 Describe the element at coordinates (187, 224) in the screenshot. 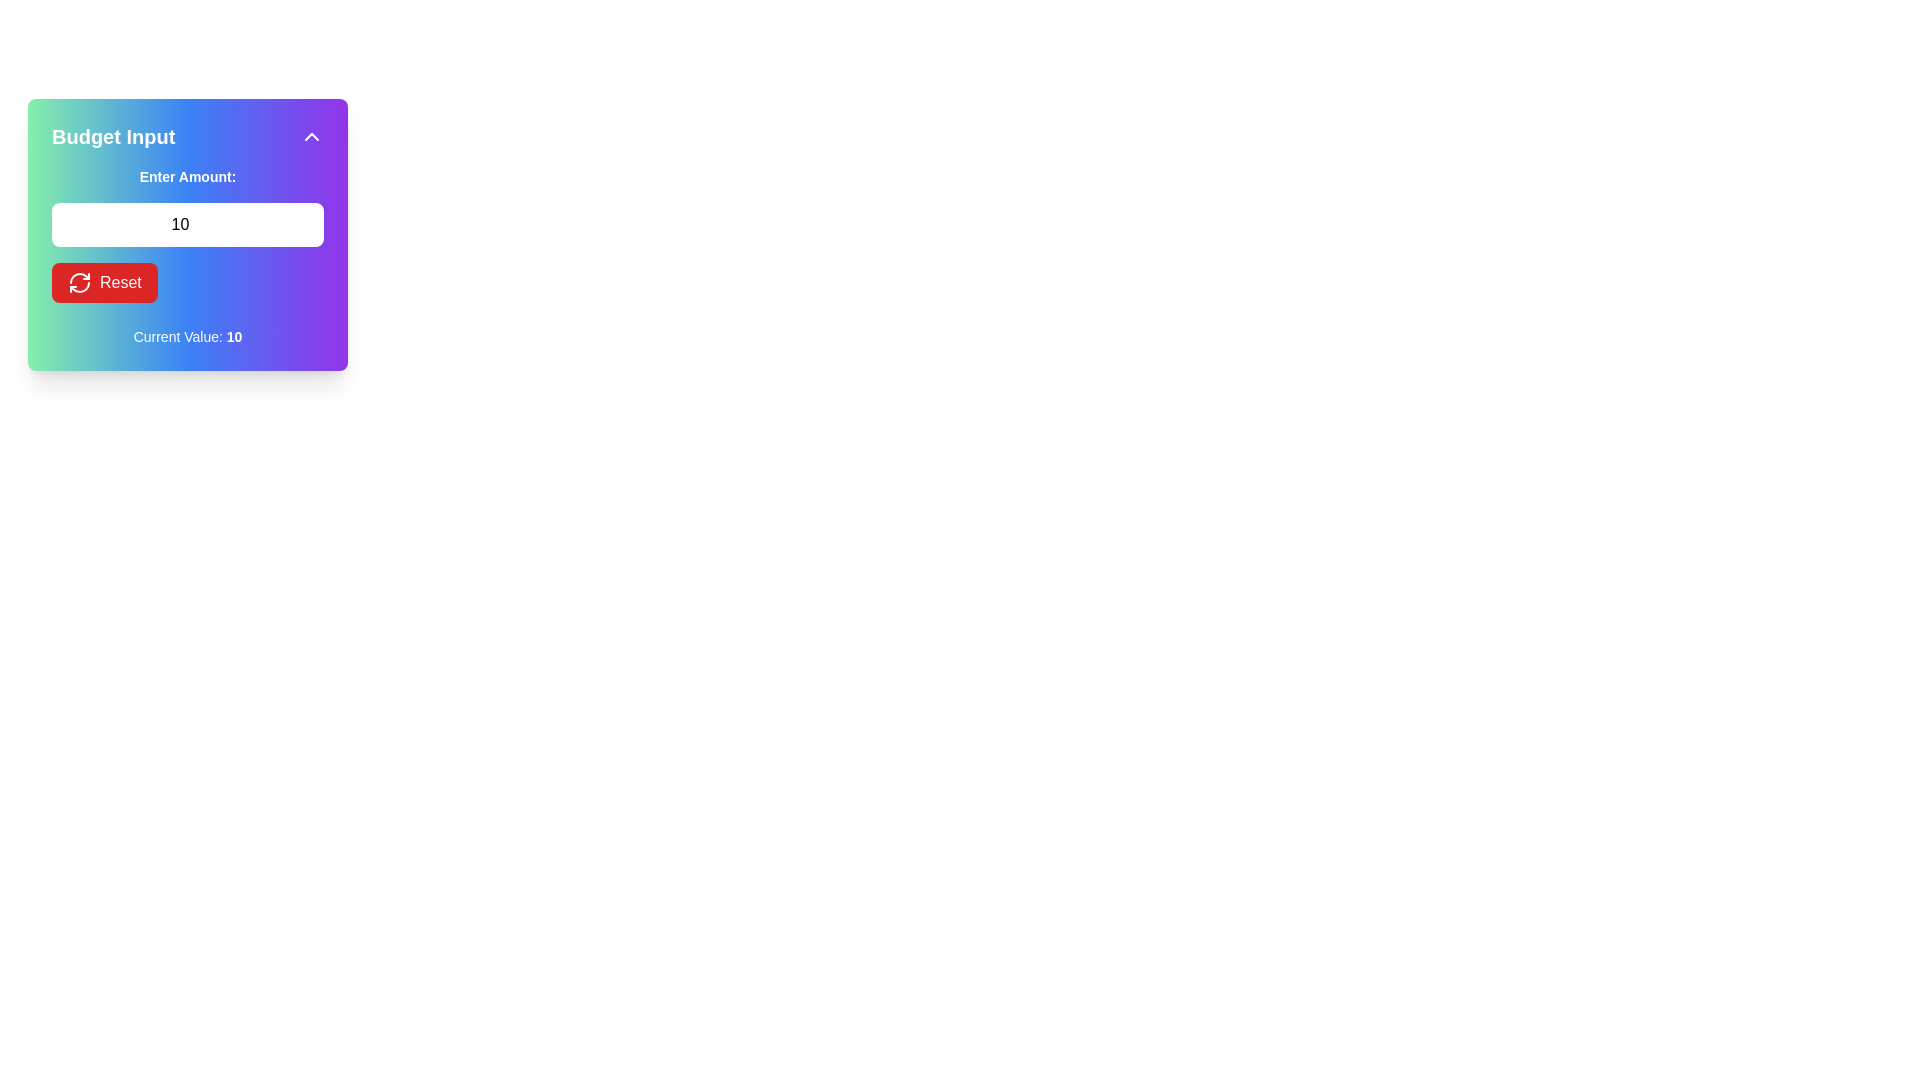

I see `the number input field with rounded corners and a white border to focus on it` at that location.